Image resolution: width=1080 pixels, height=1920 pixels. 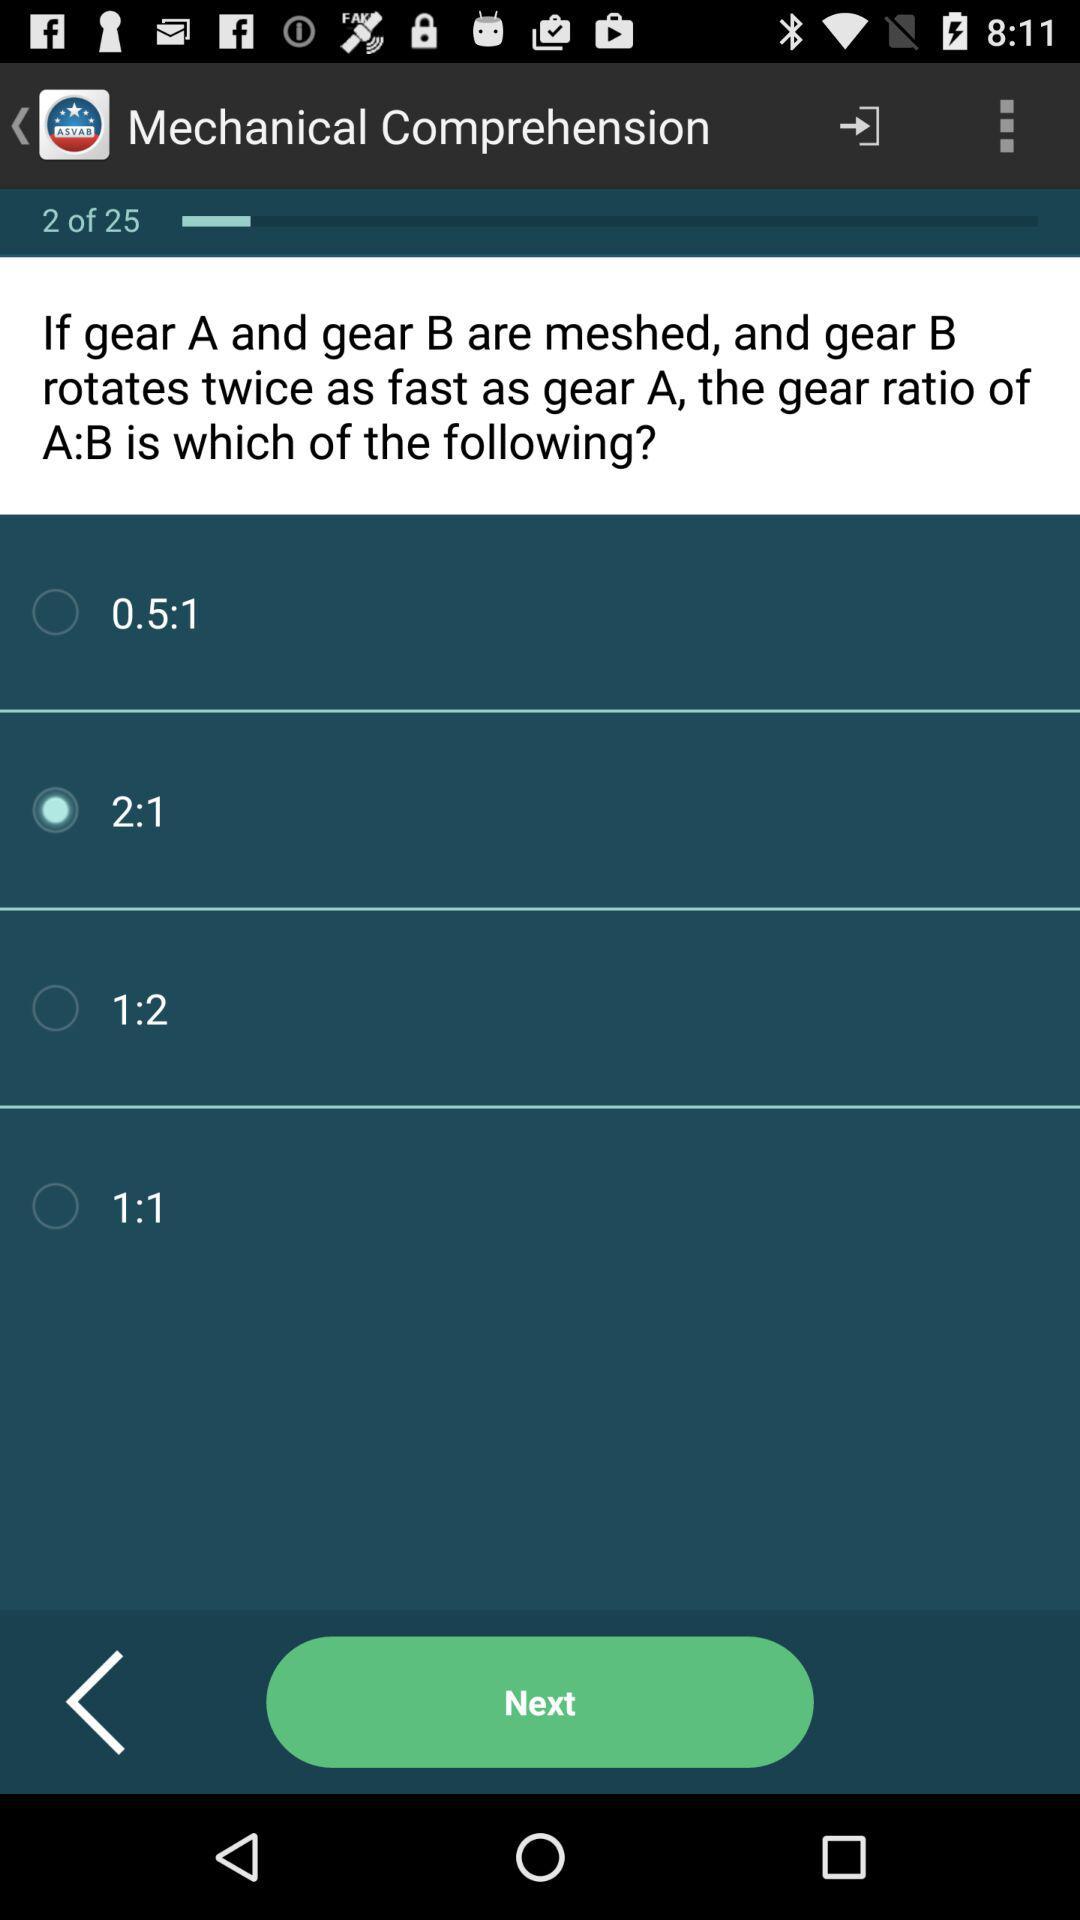 I want to click on item at the bottom left corner, so click(x=119, y=1701).